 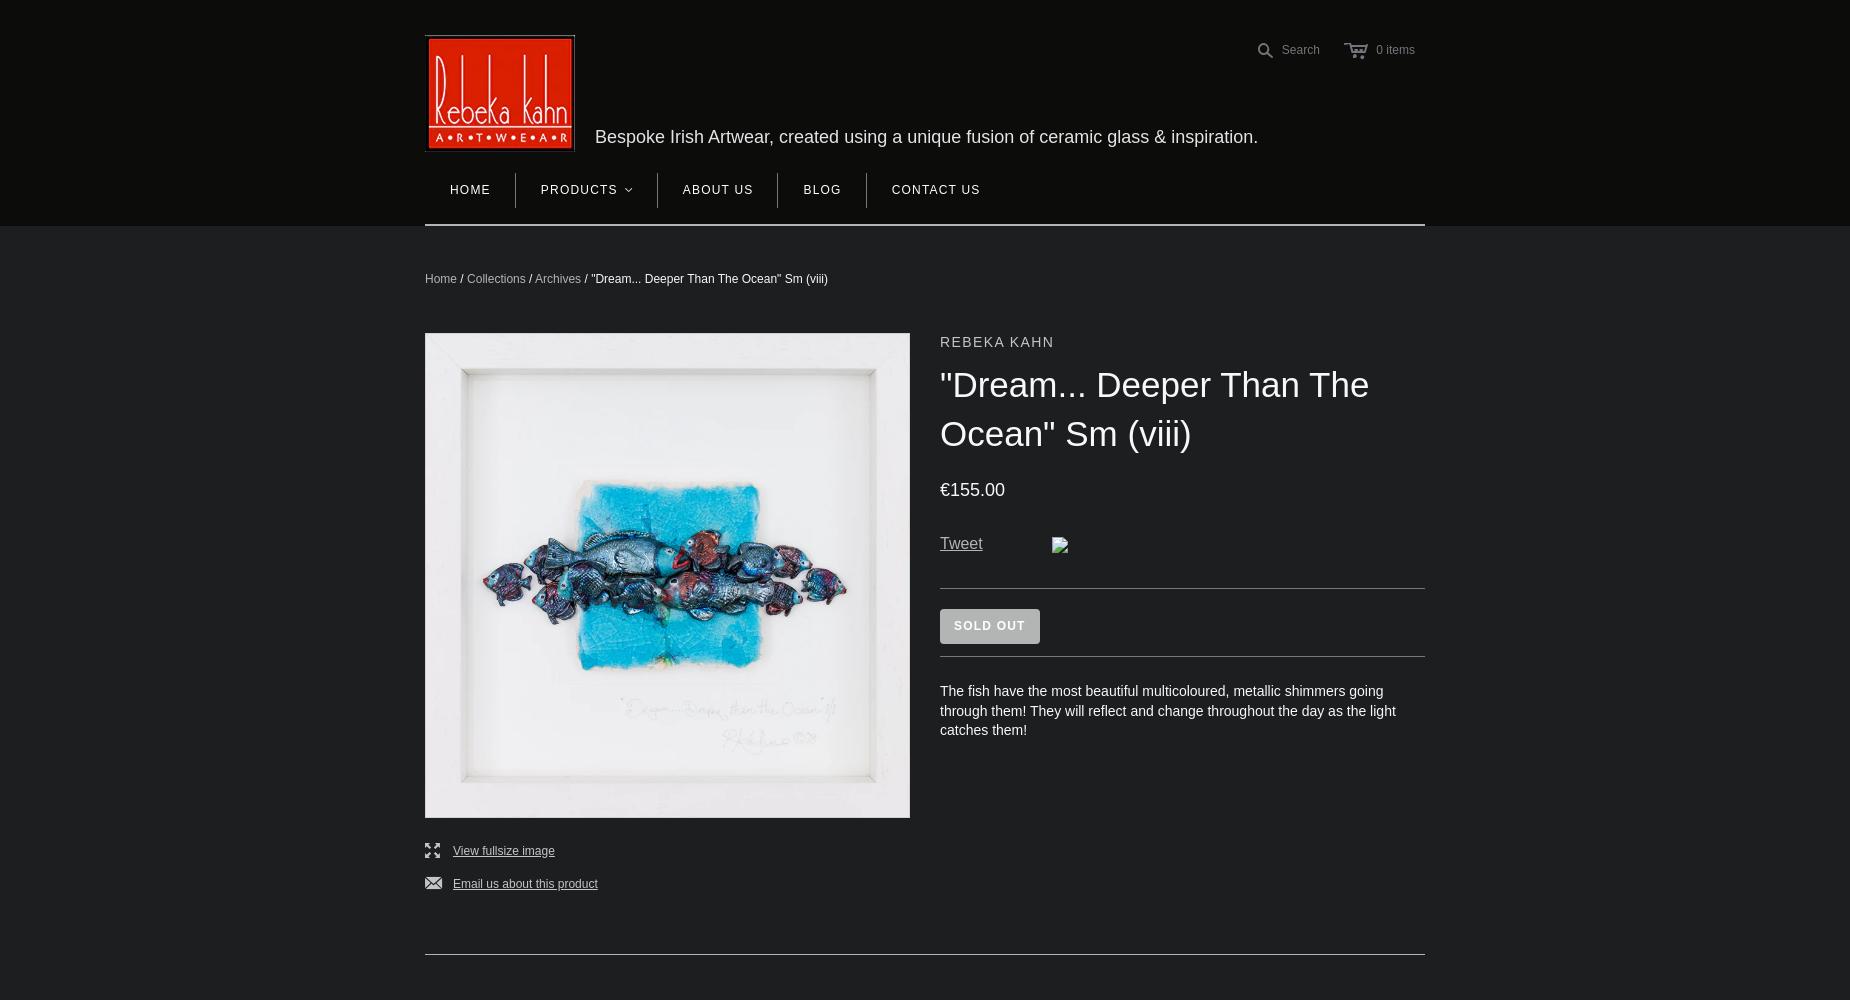 I want to click on 'Sold out', so click(x=988, y=626).